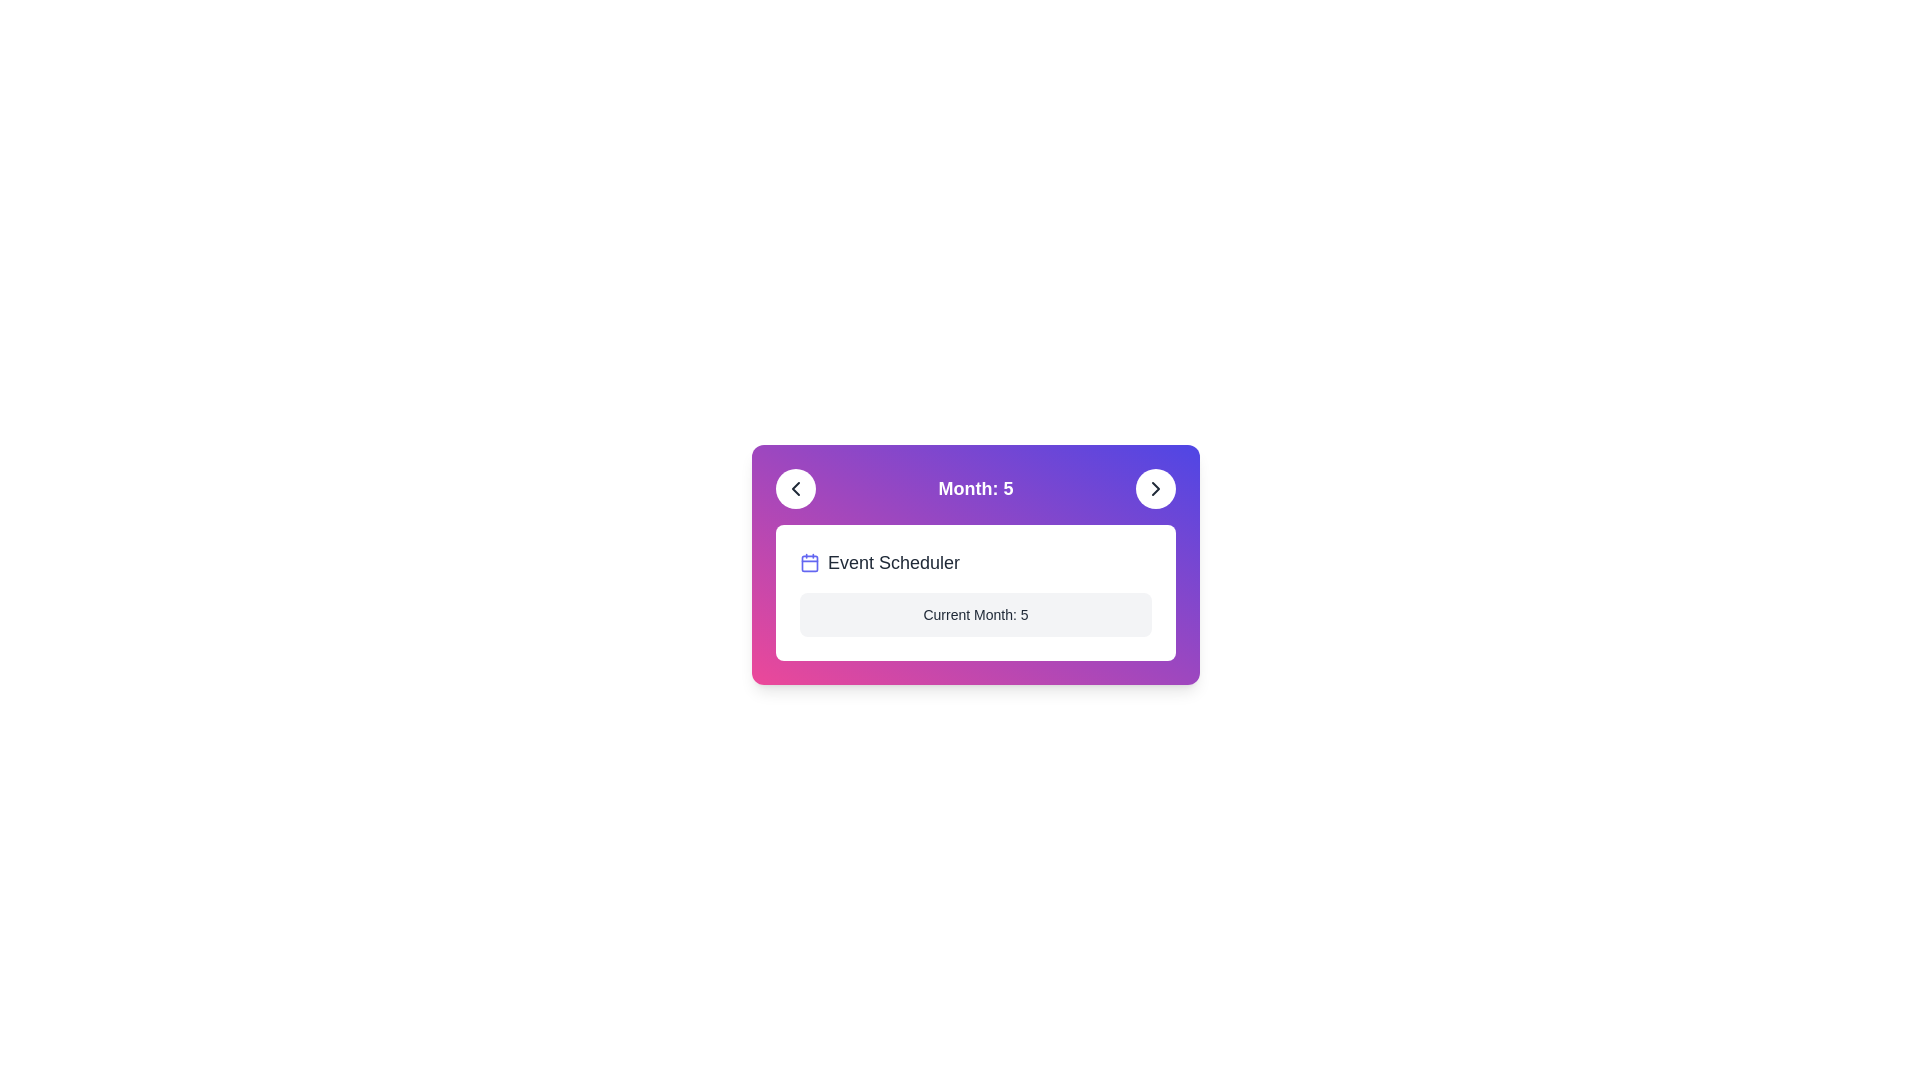 This screenshot has width=1920, height=1080. I want to click on the right navigation button for advancing to the next month in the calendar, which is symmetrically aligned with the text 'Month: 5', so click(1156, 489).